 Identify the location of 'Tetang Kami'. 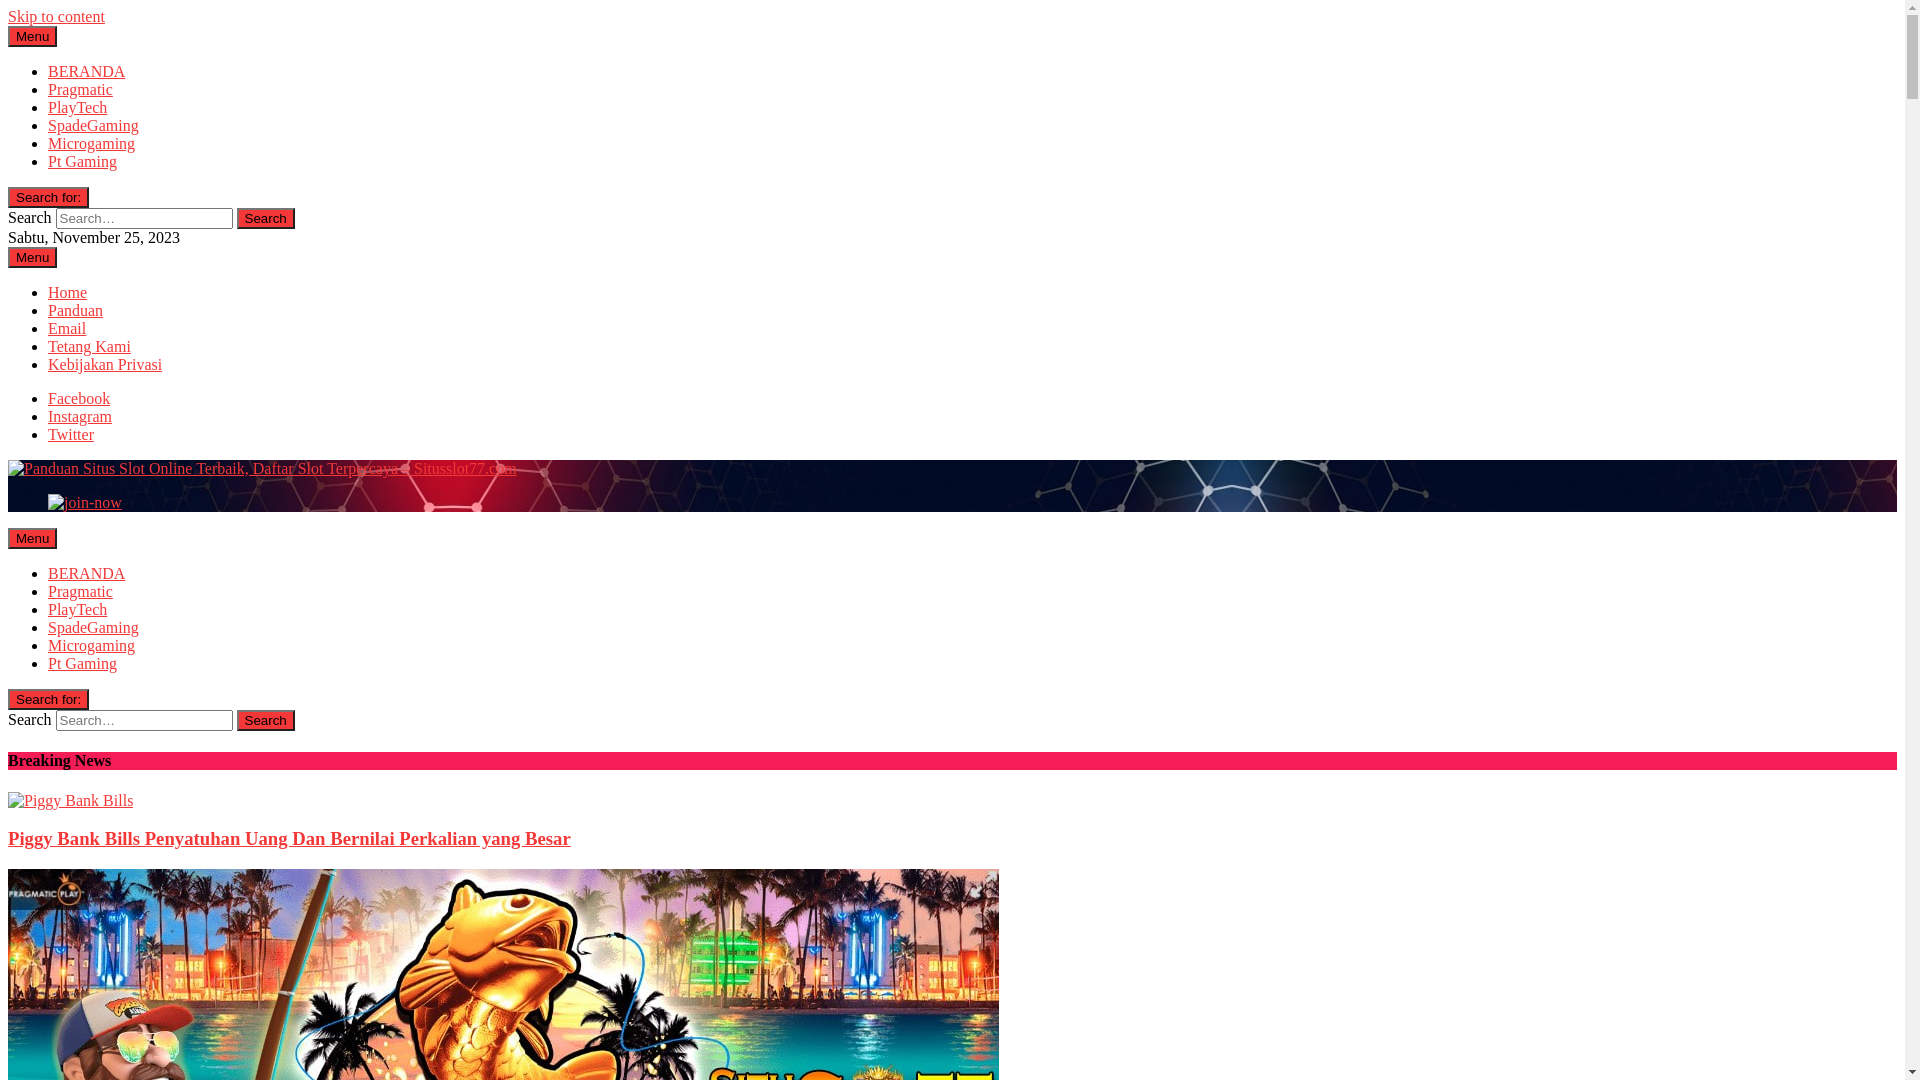
(88, 345).